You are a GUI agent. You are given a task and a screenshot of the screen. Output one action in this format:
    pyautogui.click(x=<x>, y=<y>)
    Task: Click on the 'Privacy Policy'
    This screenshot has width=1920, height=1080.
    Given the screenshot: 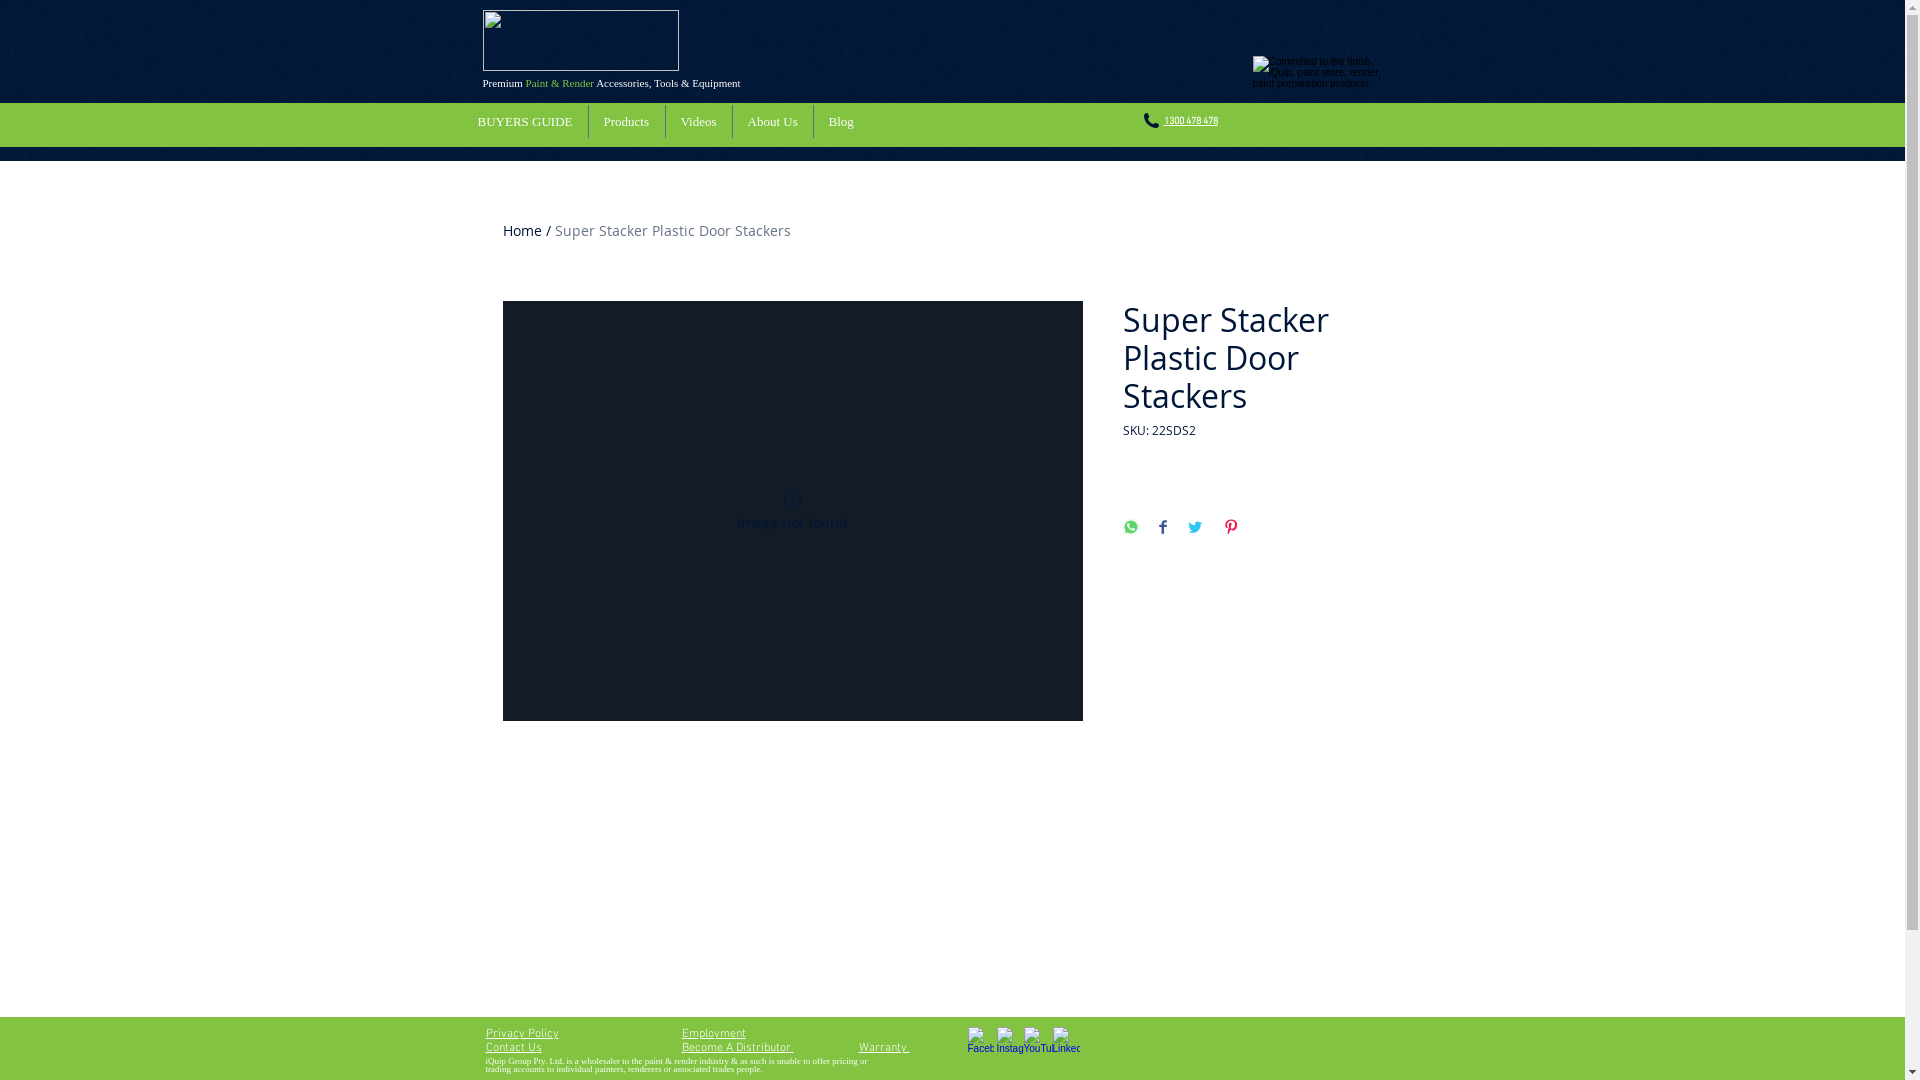 What is the action you would take?
    pyautogui.click(x=485, y=1033)
    